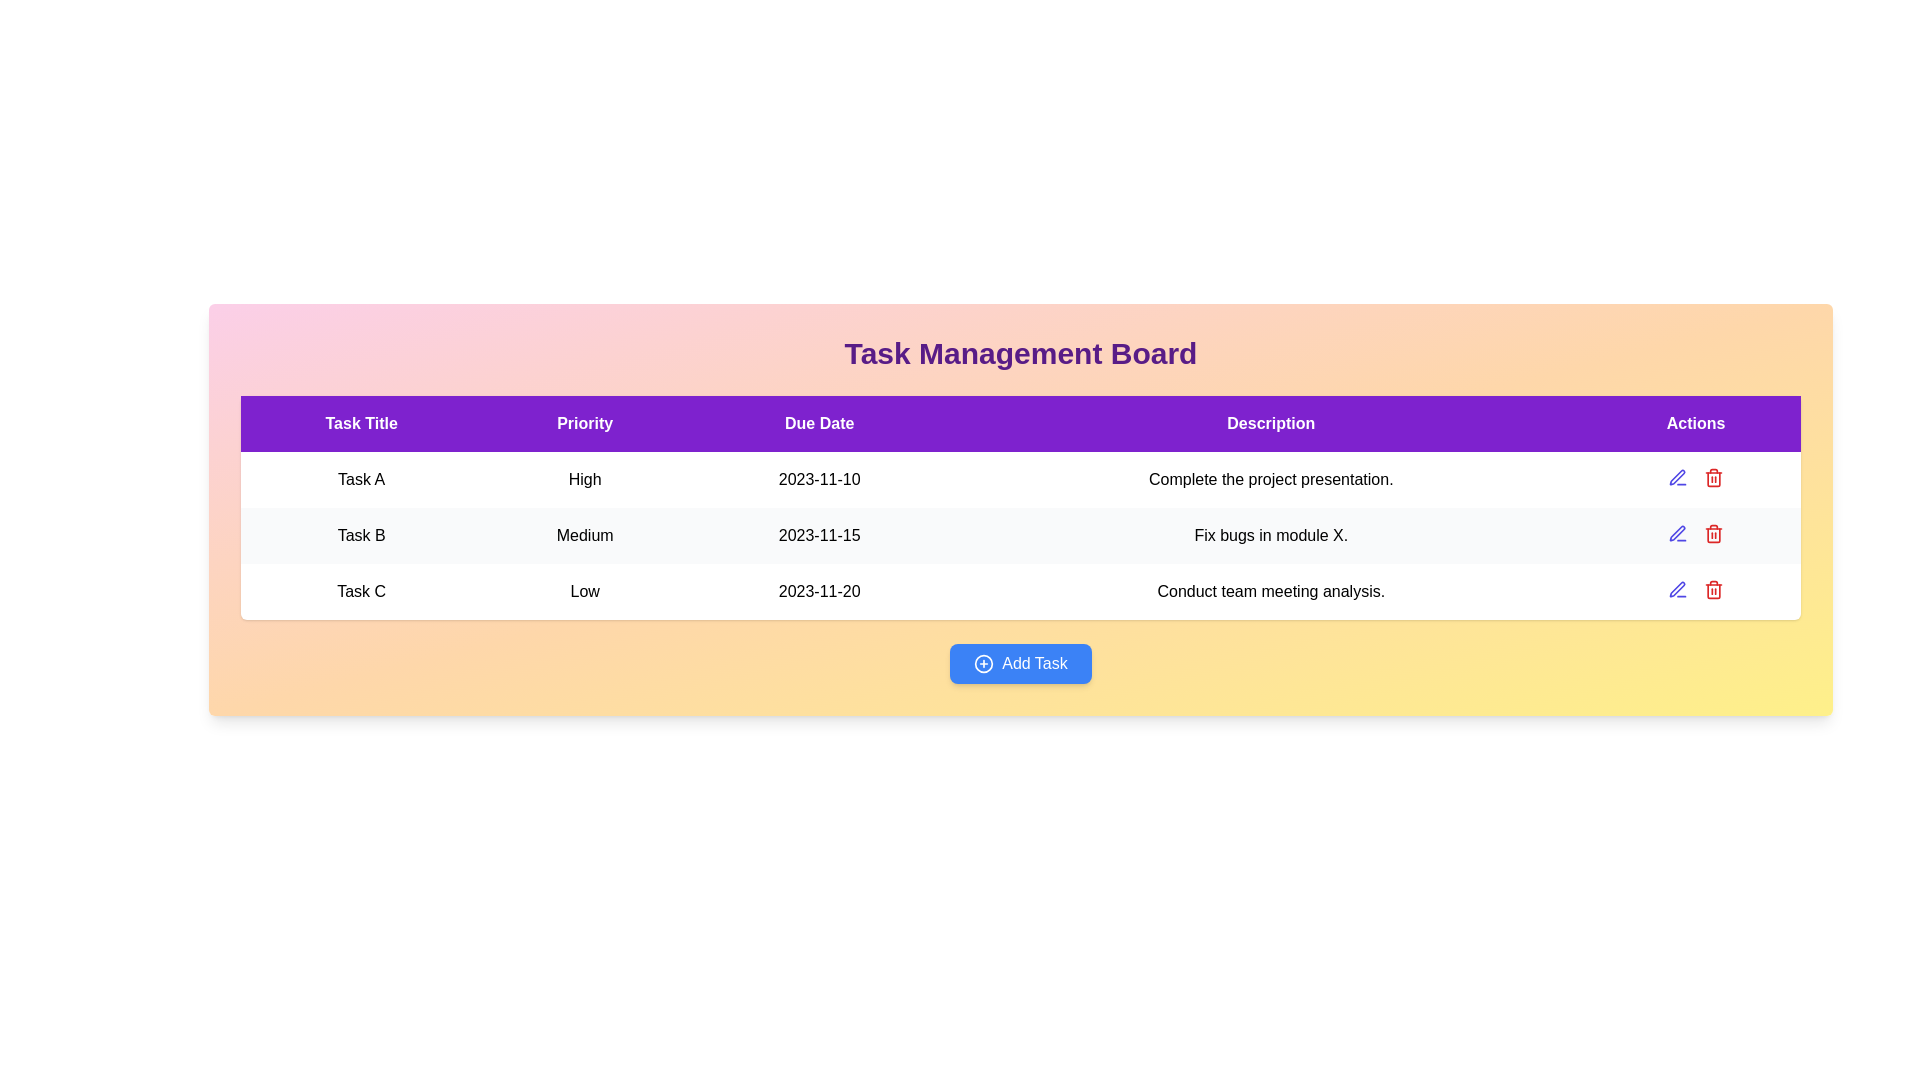  I want to click on Table Header Row that serves as the header for the table, naming the categories of each column, located at the top of the table body, so click(1021, 423).